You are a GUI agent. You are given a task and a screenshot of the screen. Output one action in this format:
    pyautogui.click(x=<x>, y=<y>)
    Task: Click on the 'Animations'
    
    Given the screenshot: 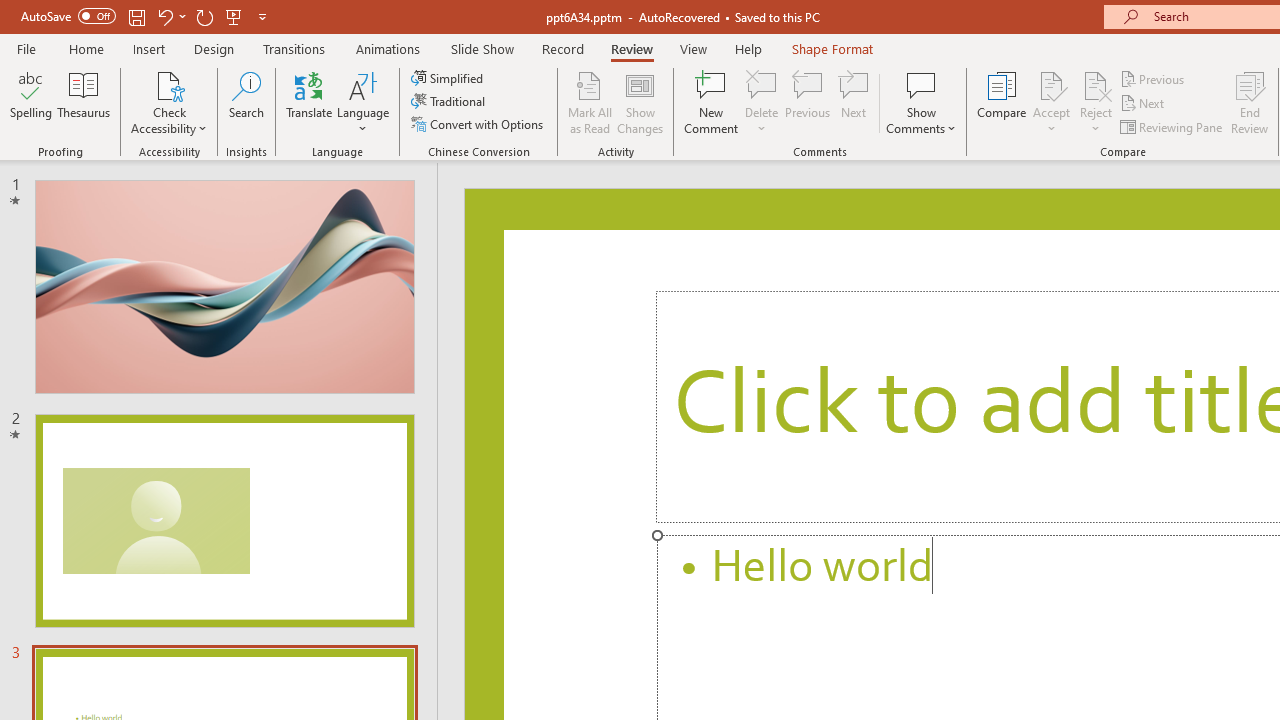 What is the action you would take?
    pyautogui.click(x=388, y=48)
    